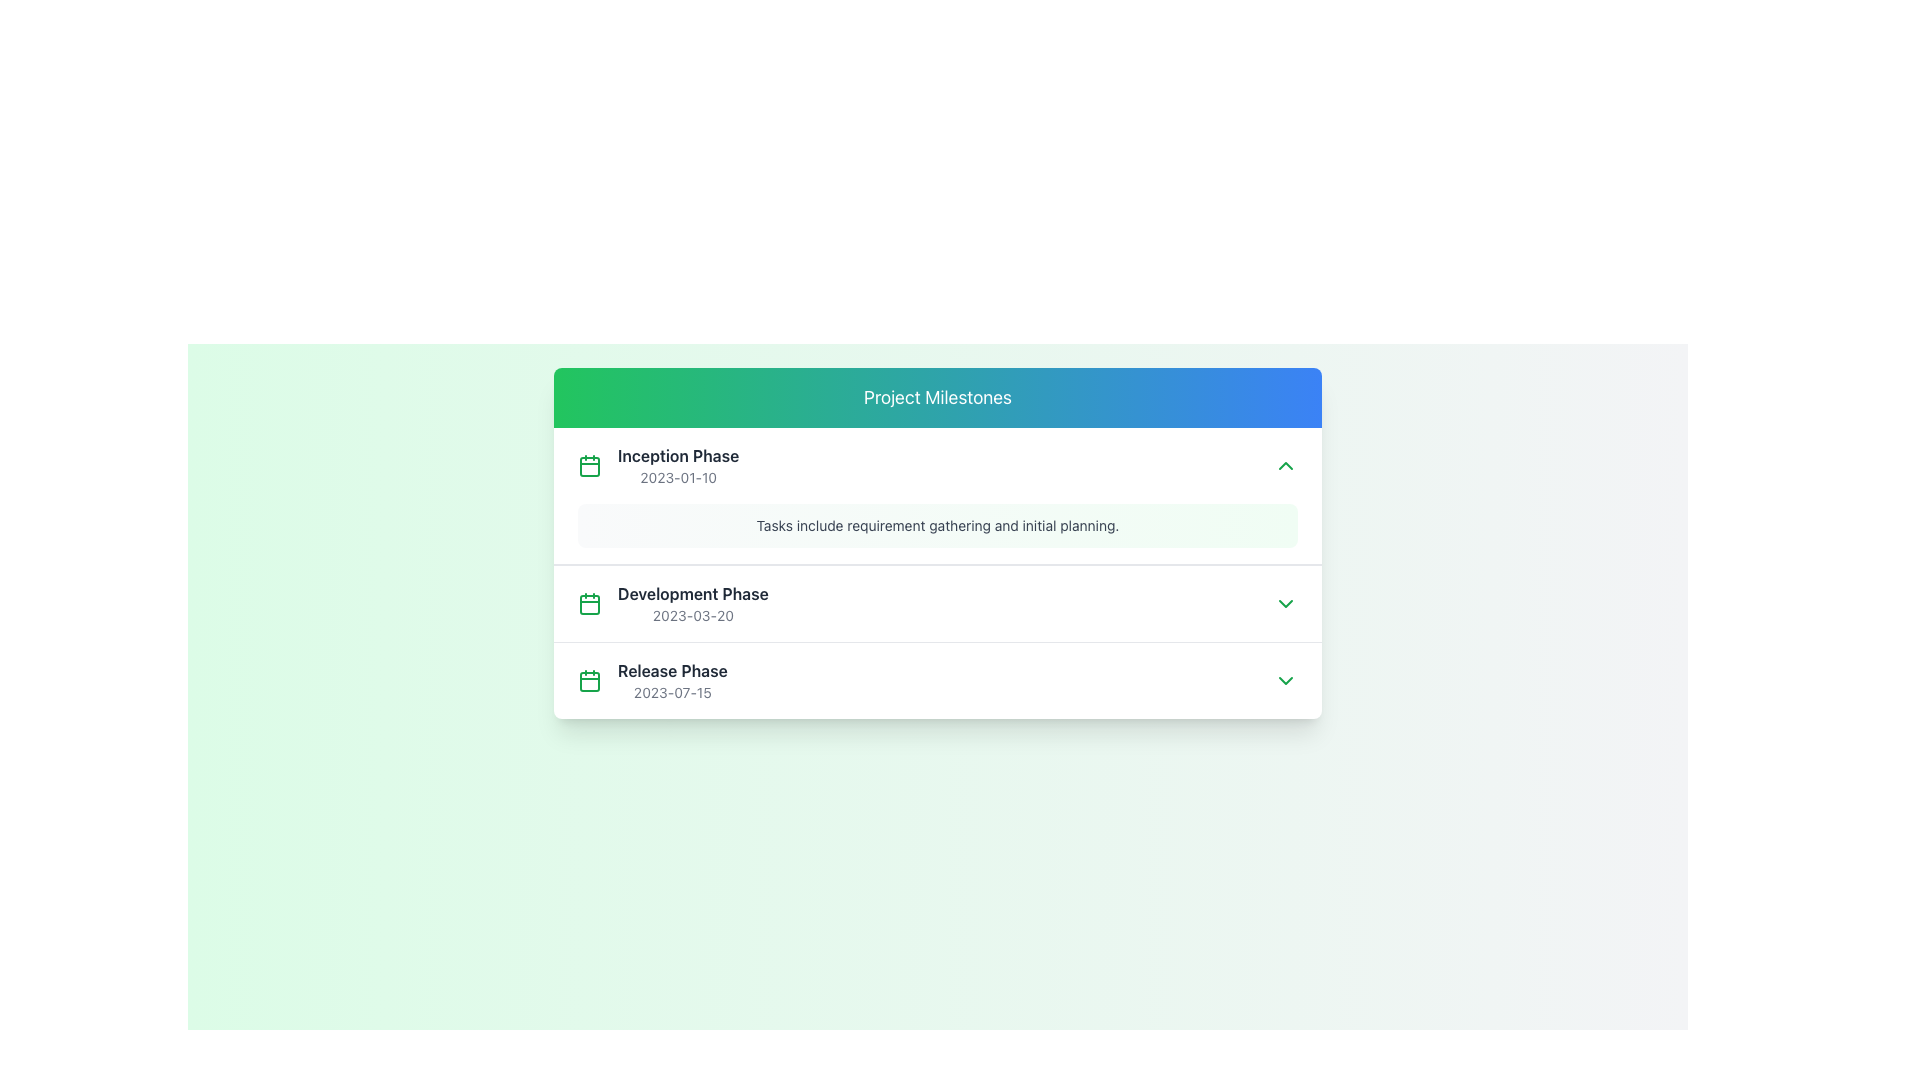  What do you see at coordinates (678, 455) in the screenshot?
I see `the text label 'Inception Phase' which is displayed in bold and dark color, positioned above the date '2023-01-10' and to the right of a green calendar icon` at bounding box center [678, 455].